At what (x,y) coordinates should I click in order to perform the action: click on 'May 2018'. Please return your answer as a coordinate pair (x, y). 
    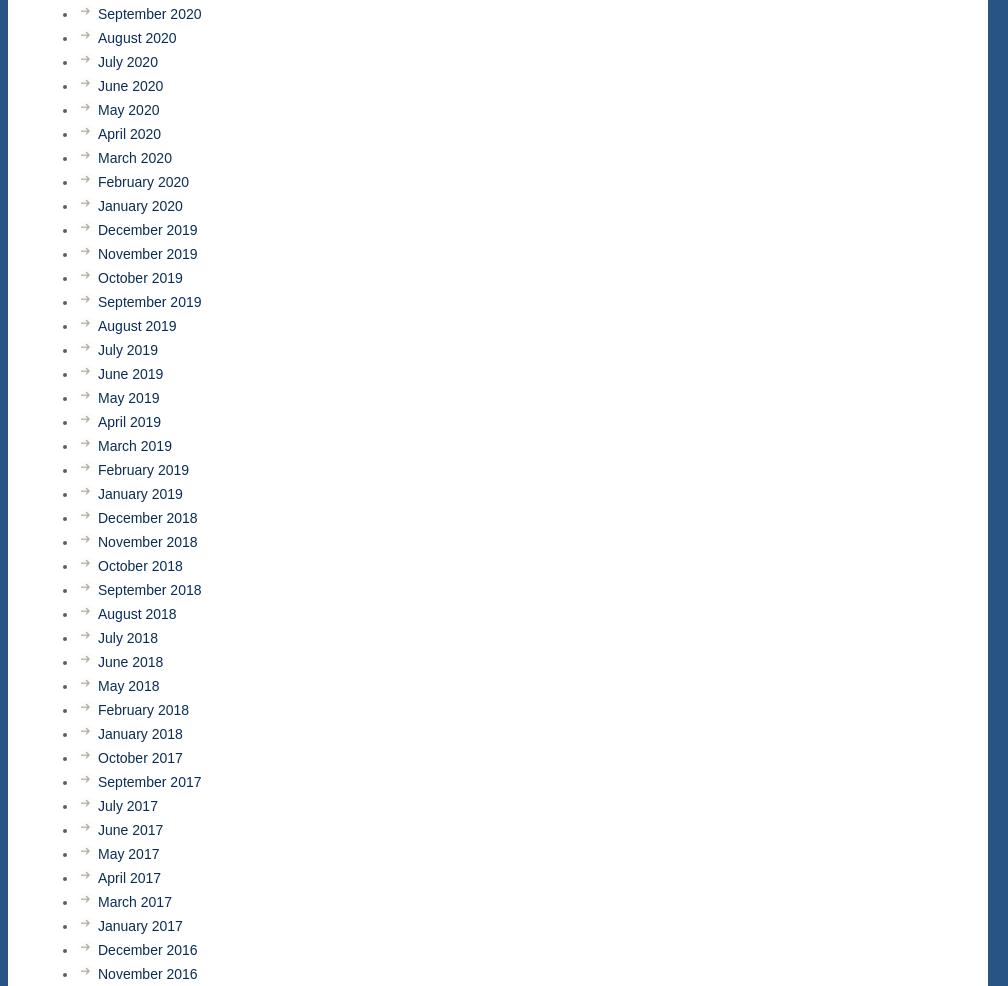
    Looking at the image, I should click on (128, 684).